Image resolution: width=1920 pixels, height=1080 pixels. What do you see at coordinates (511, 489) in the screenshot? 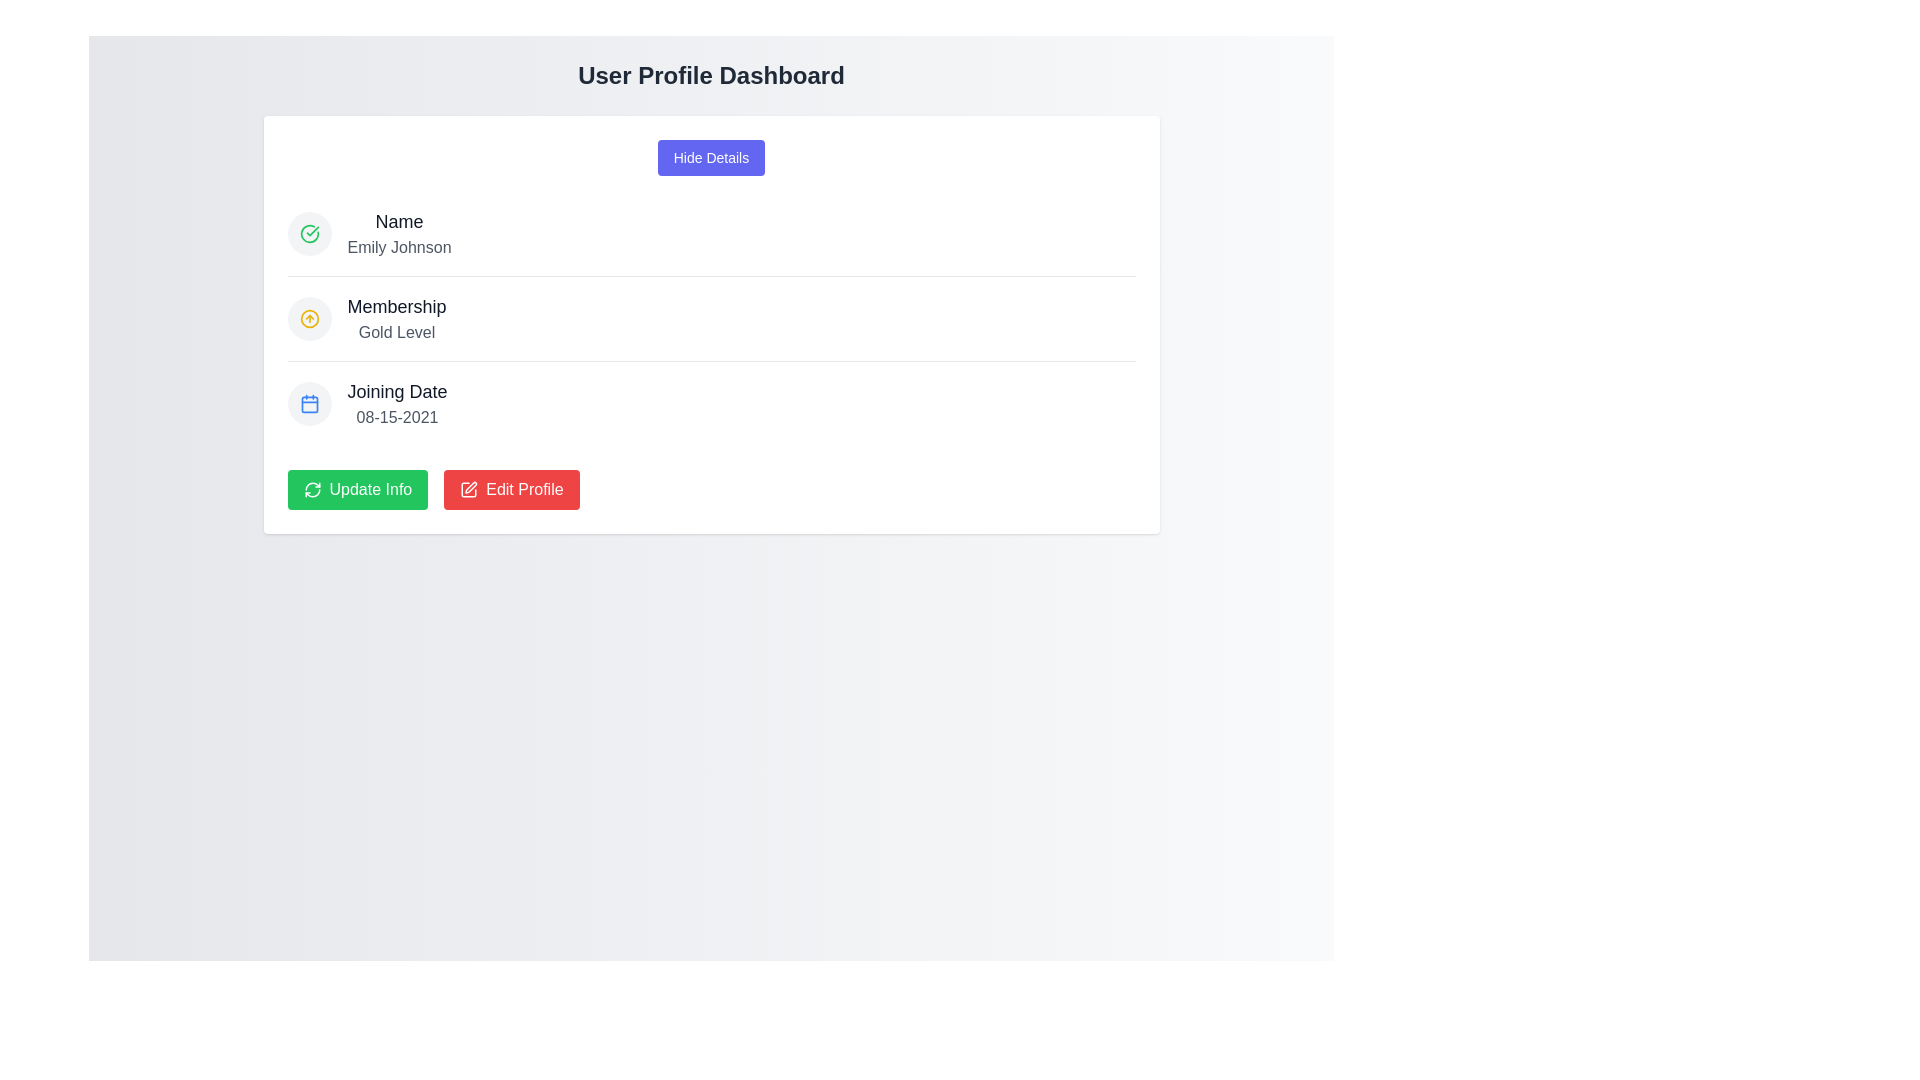
I see `the profile editing button located to the right of the 'Update Info' button in the user profile card to apply the hover style` at bounding box center [511, 489].